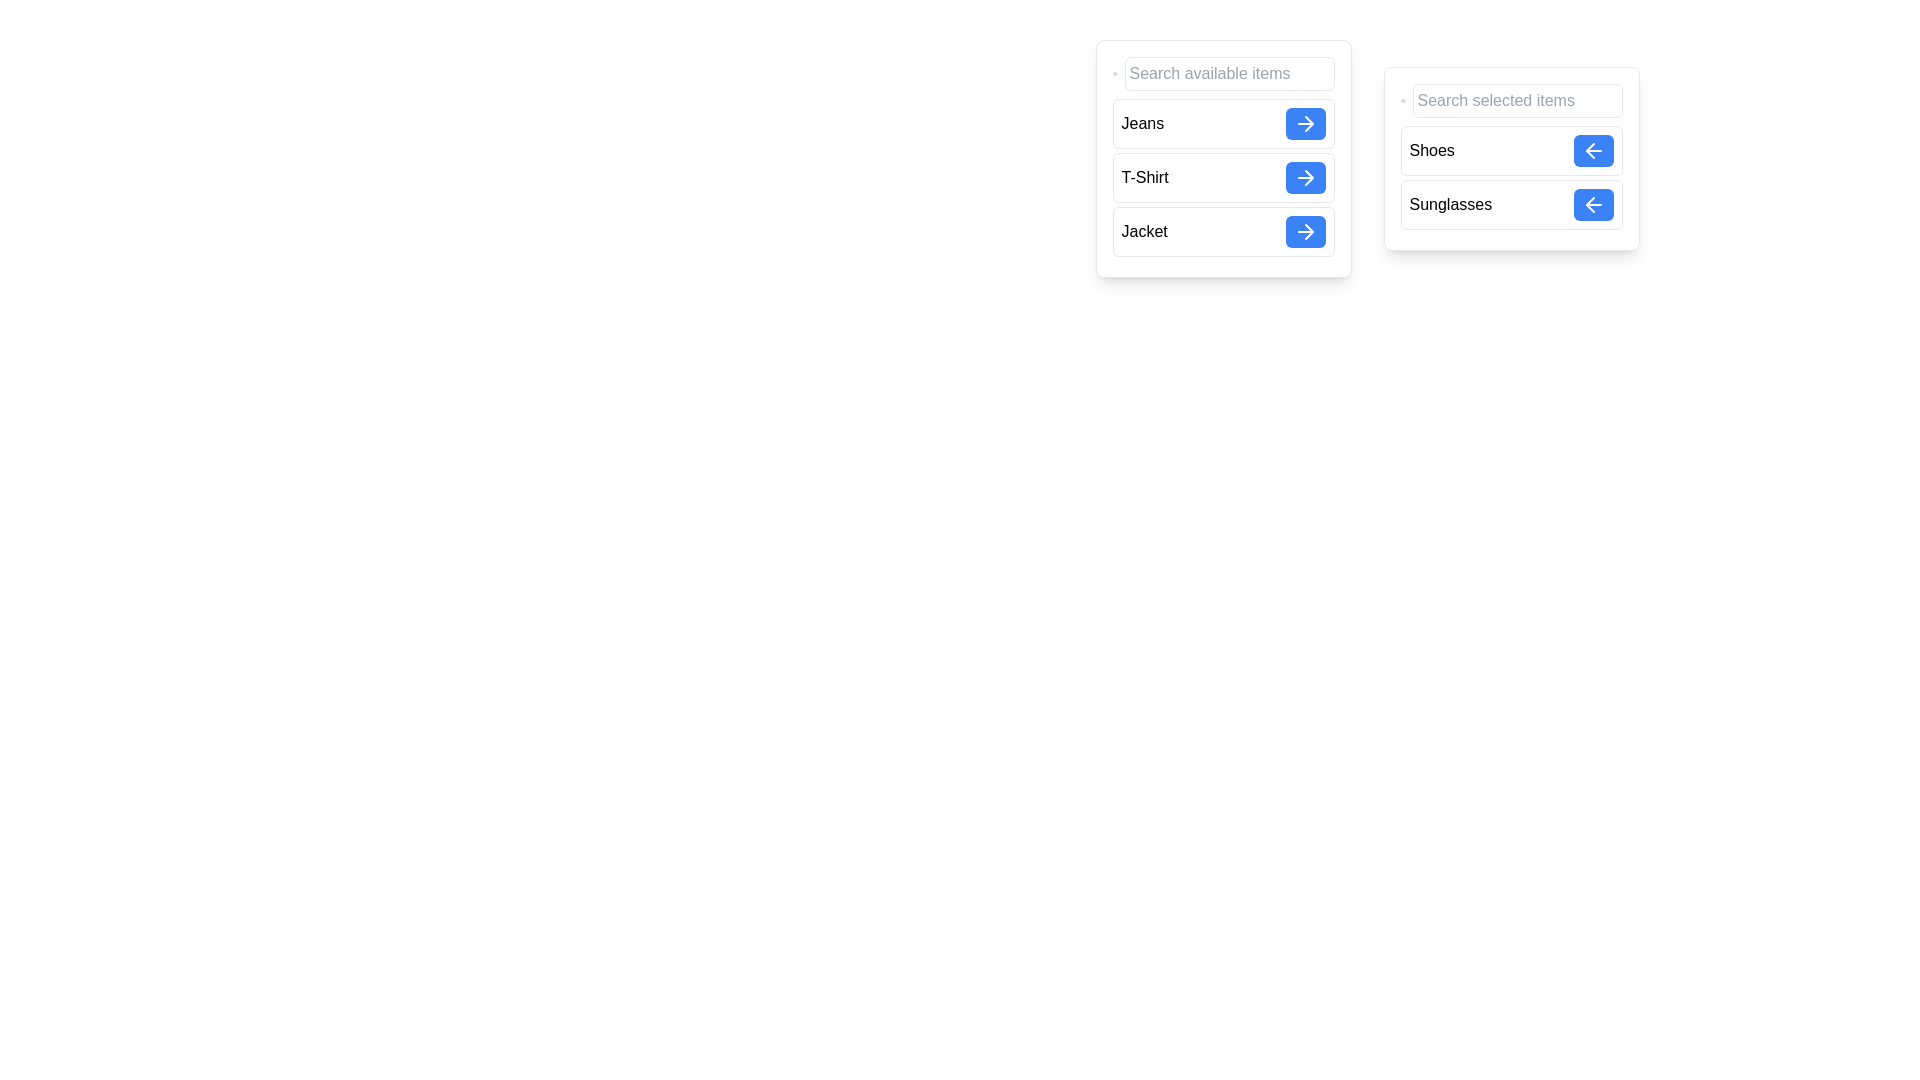 This screenshot has height=1080, width=1920. I want to click on the rectangular button with a blue background and white arrow icon pointing to the right, located to the right of the 'T-Shirt' text, so click(1305, 176).